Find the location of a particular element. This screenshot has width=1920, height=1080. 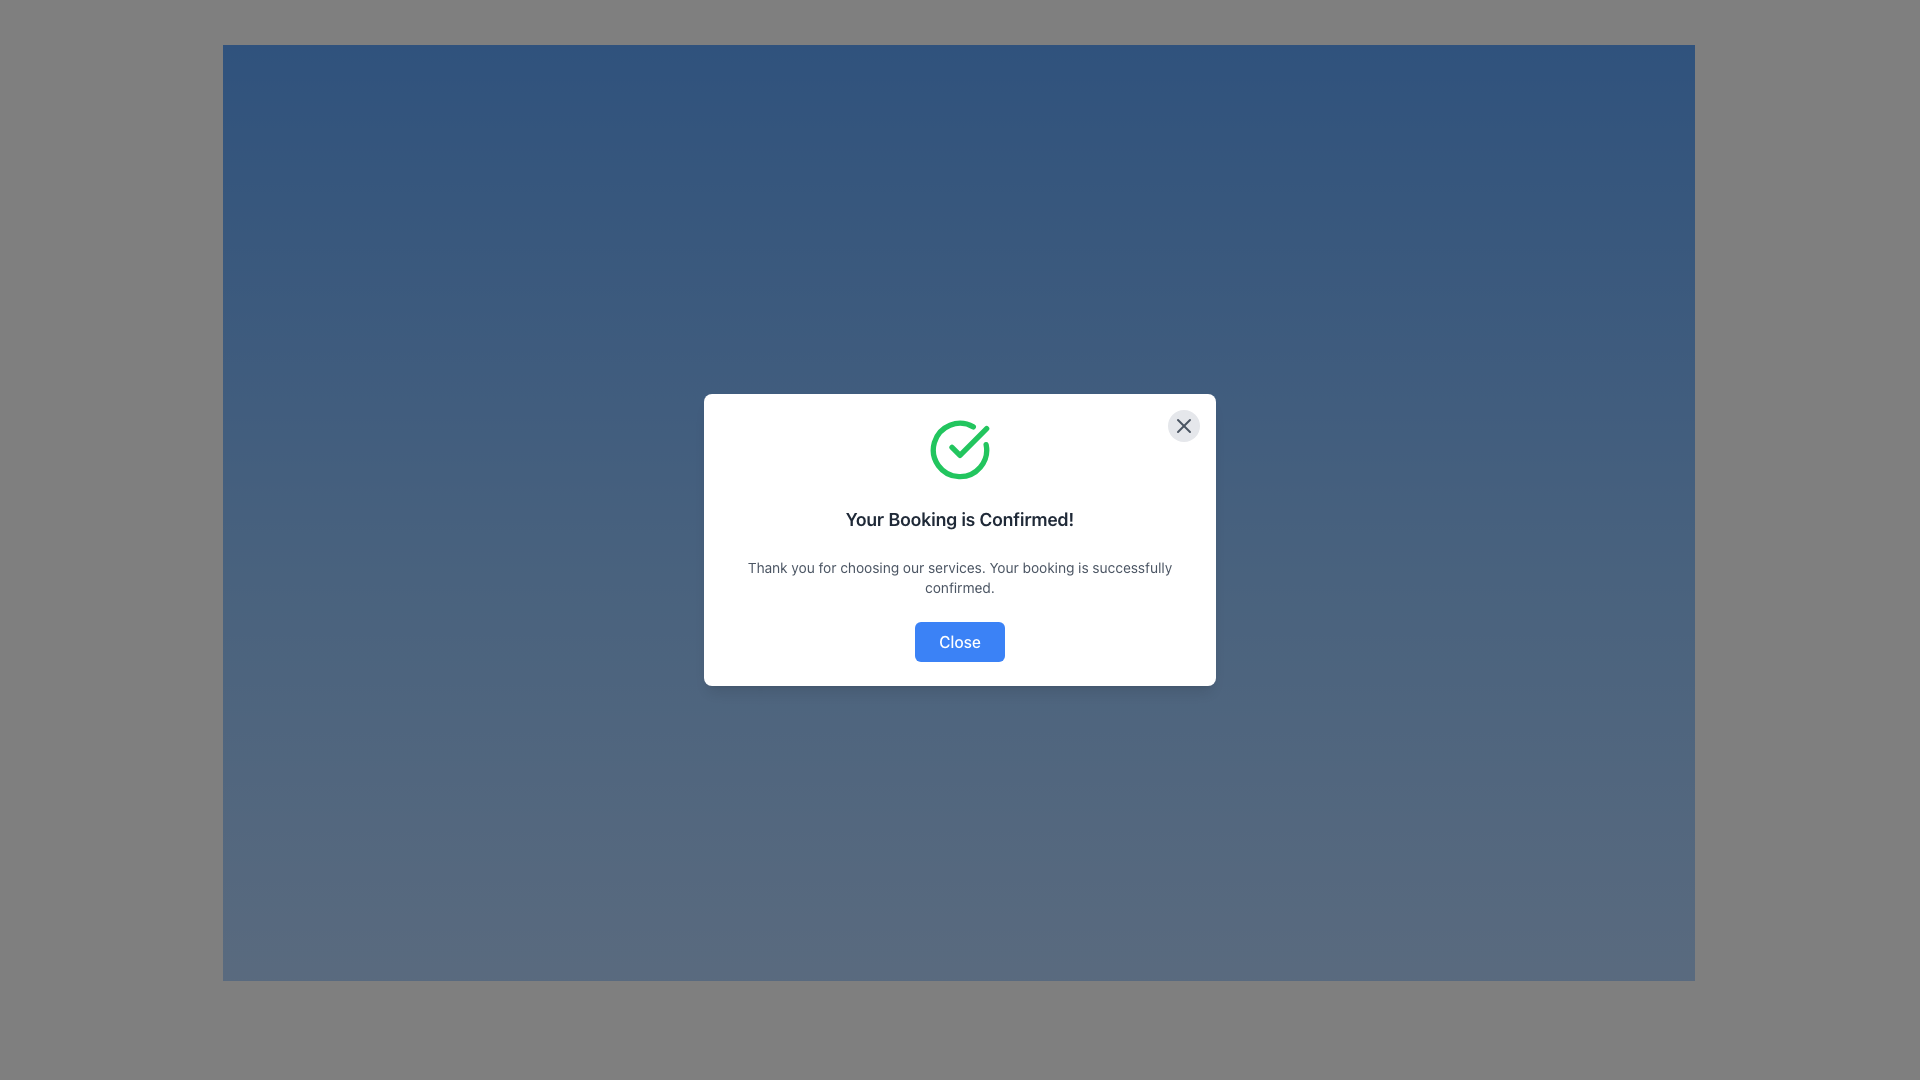

the small circular button with a light gray background and an 'X' icon located at the top-right corner of the modal window to trigger the hover effect is located at coordinates (1184, 424).